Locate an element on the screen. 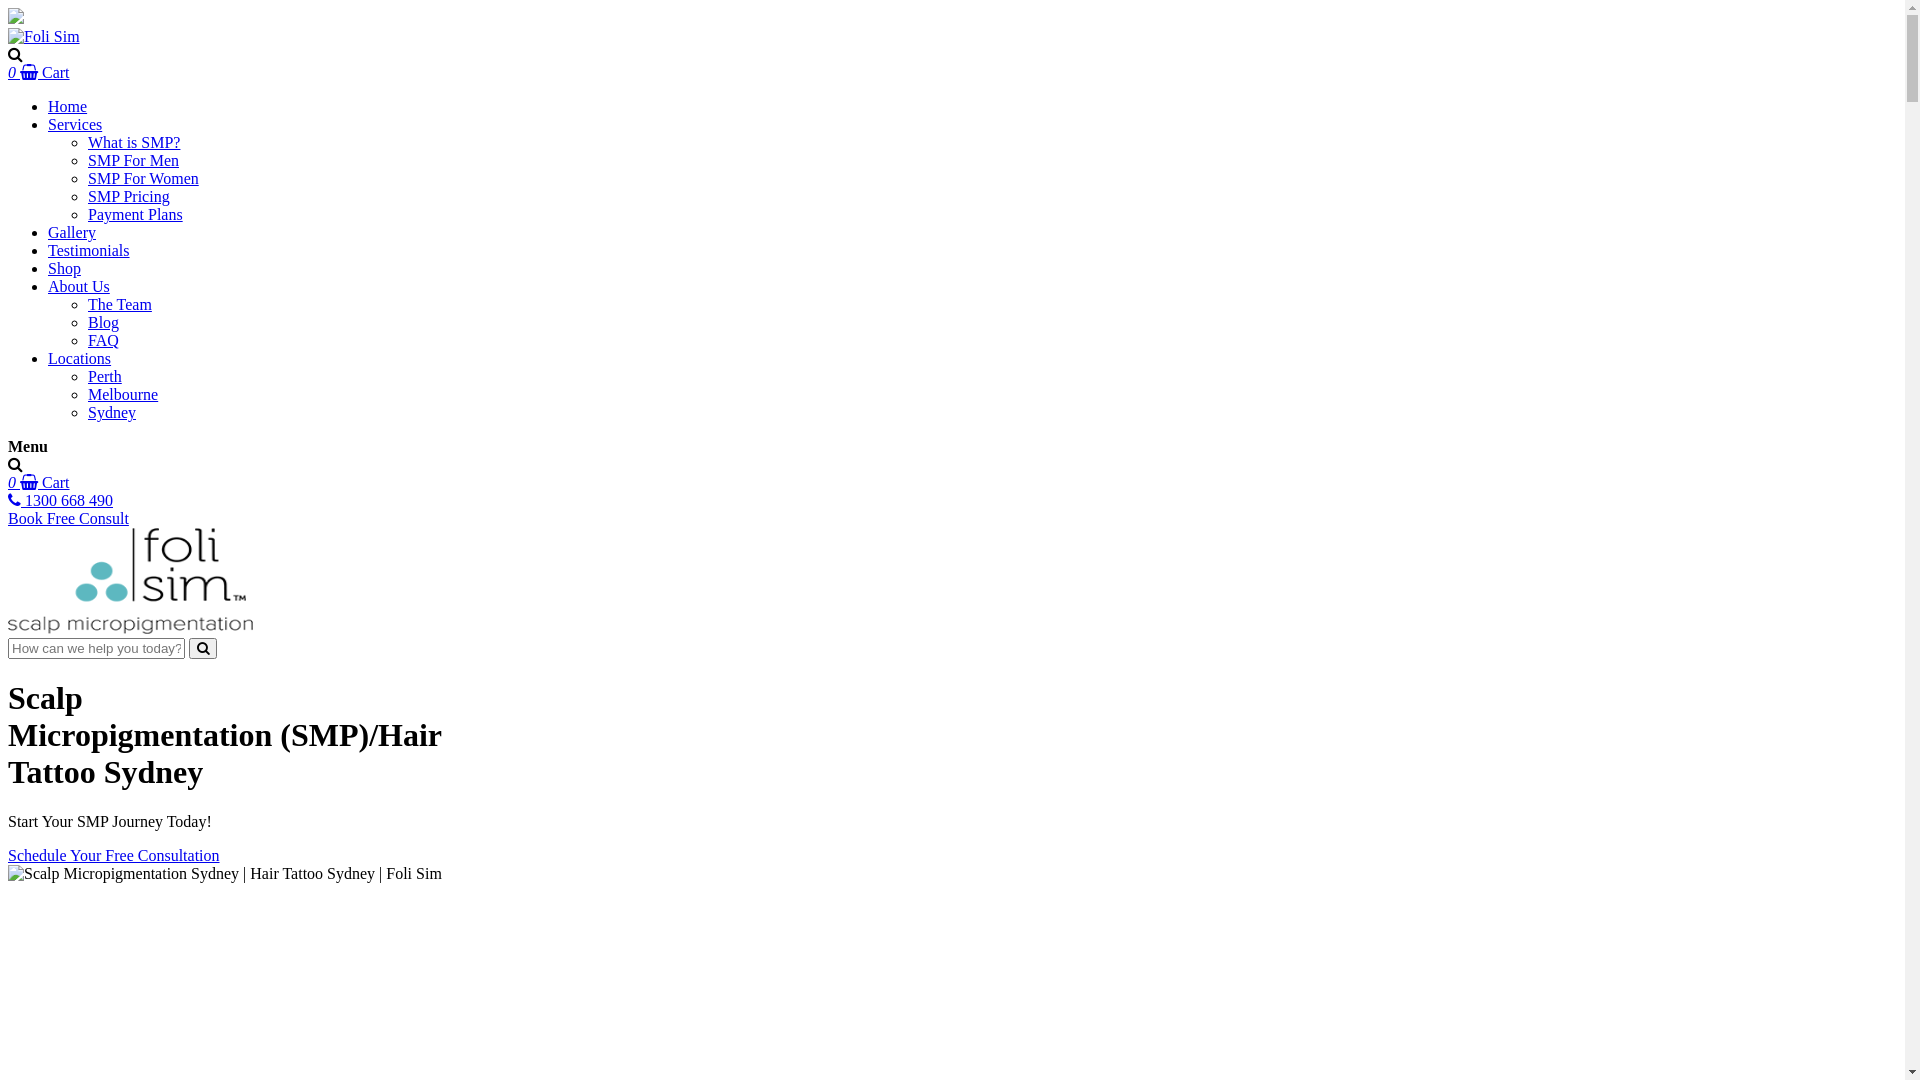  'About Us' is located at coordinates (78, 286).